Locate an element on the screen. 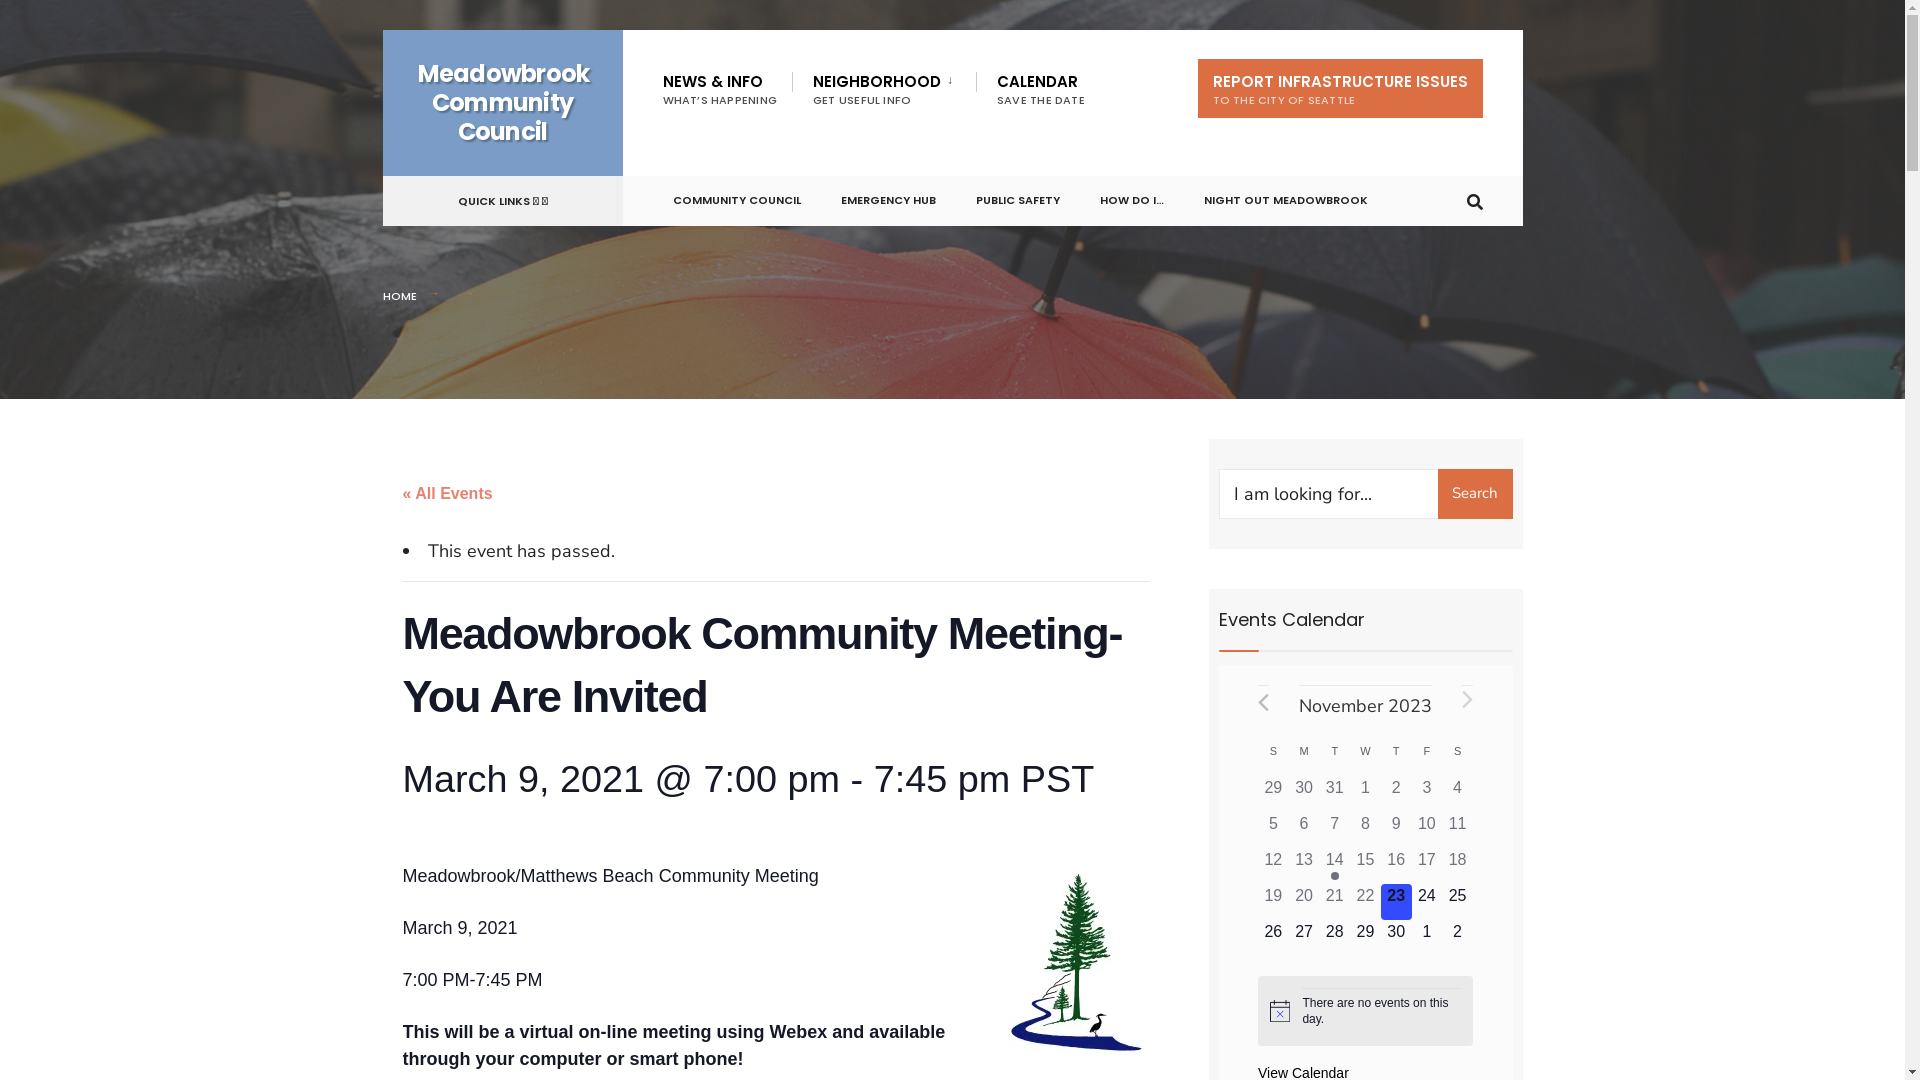 This screenshot has width=1920, height=1080. '0 events, is located at coordinates (1304, 829).